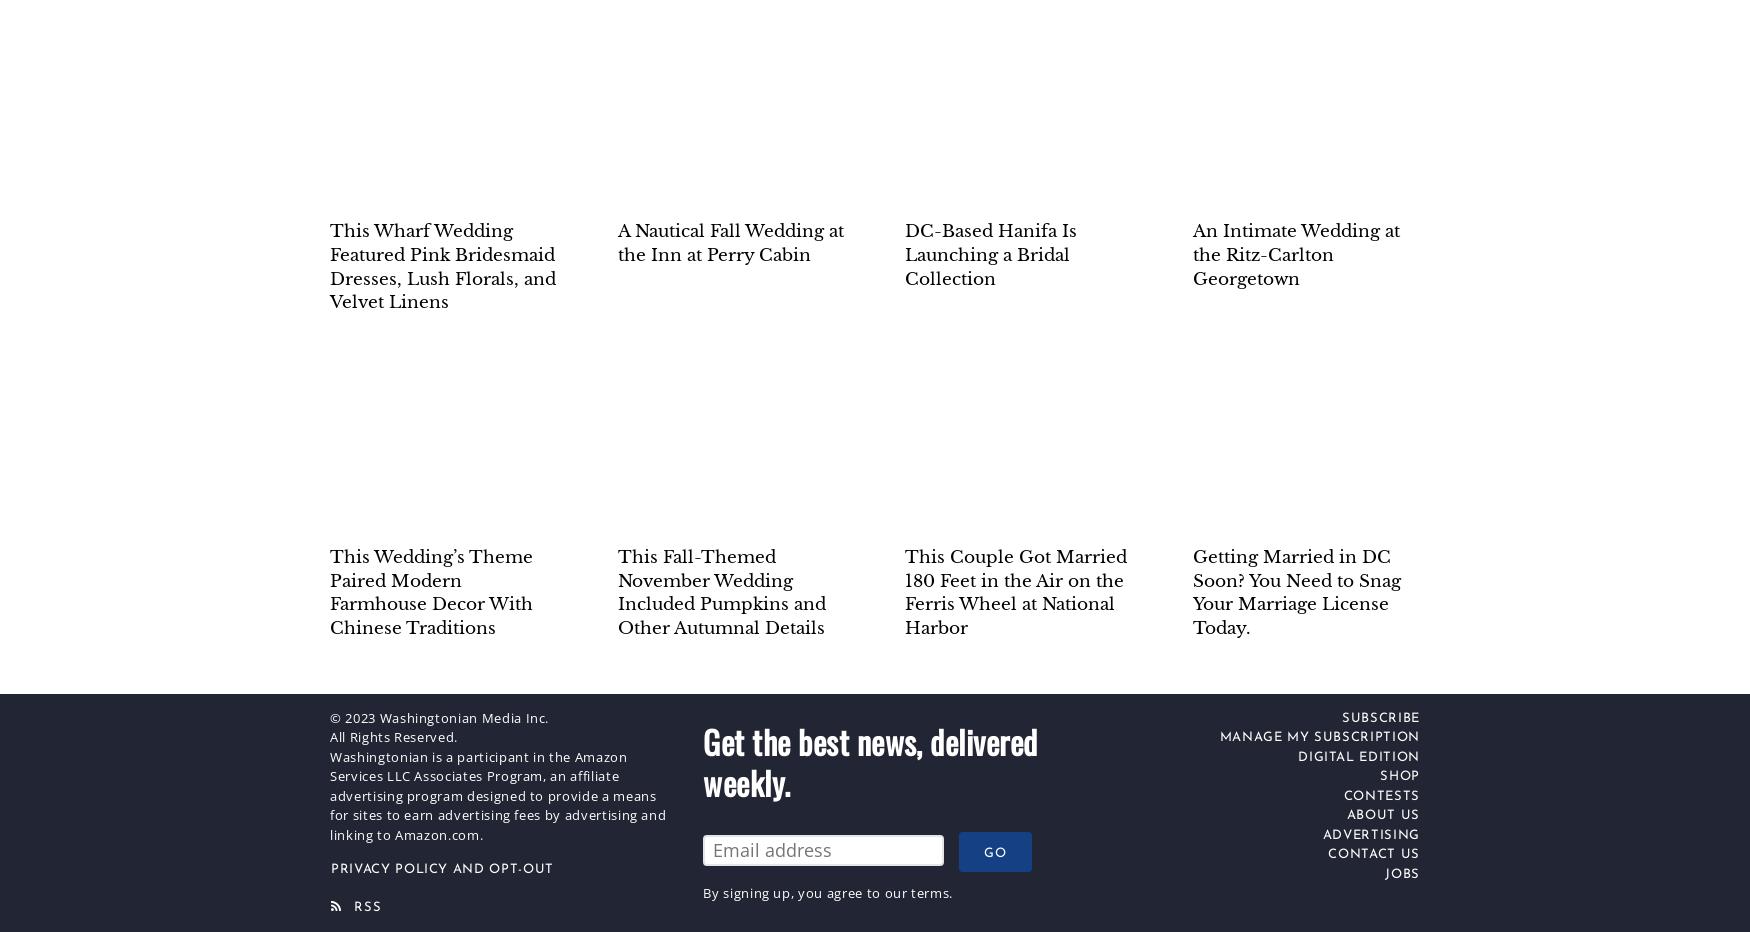  Describe the element at coordinates (439, 715) in the screenshot. I see `'© 2023 Washingtonian Media Inc.'` at that location.